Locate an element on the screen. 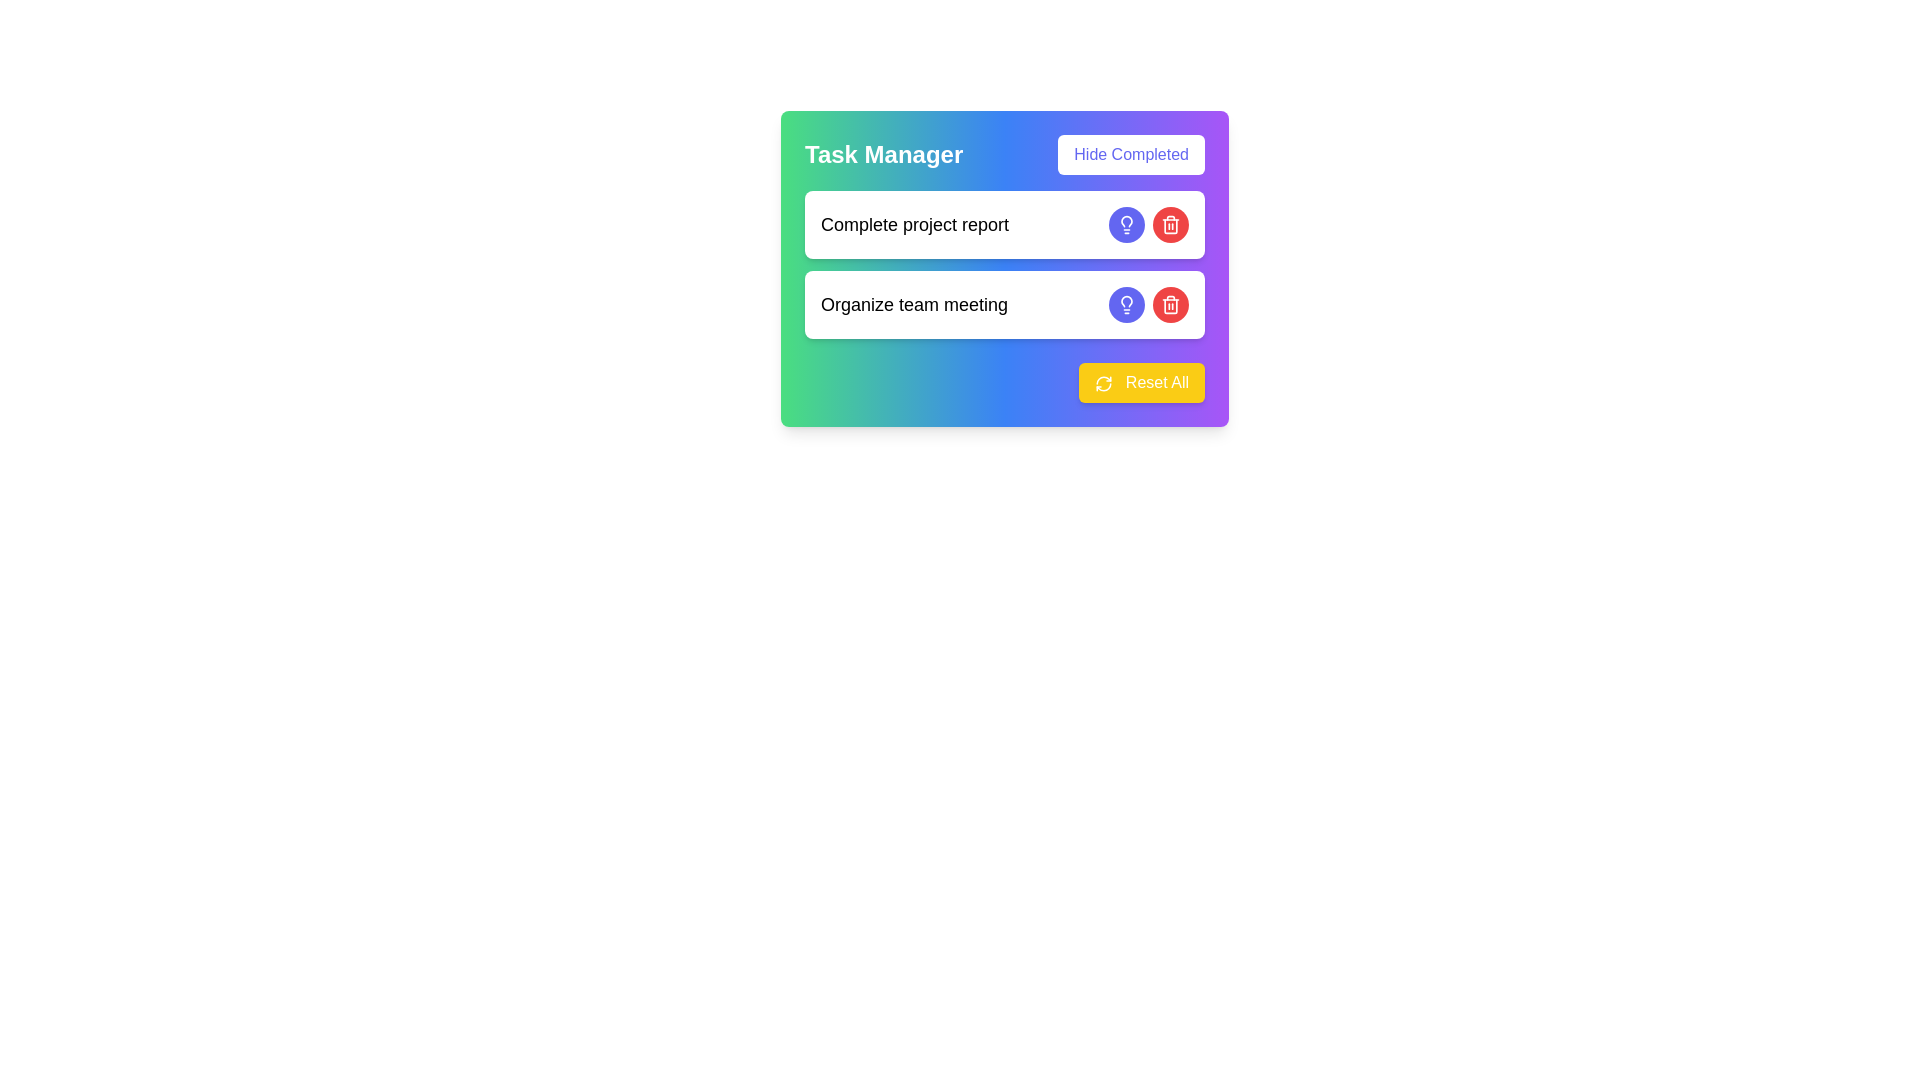 The image size is (1920, 1080). the composite UI element containing the blue and red buttons associated with the 'Complete project report' task is located at coordinates (1148, 224).